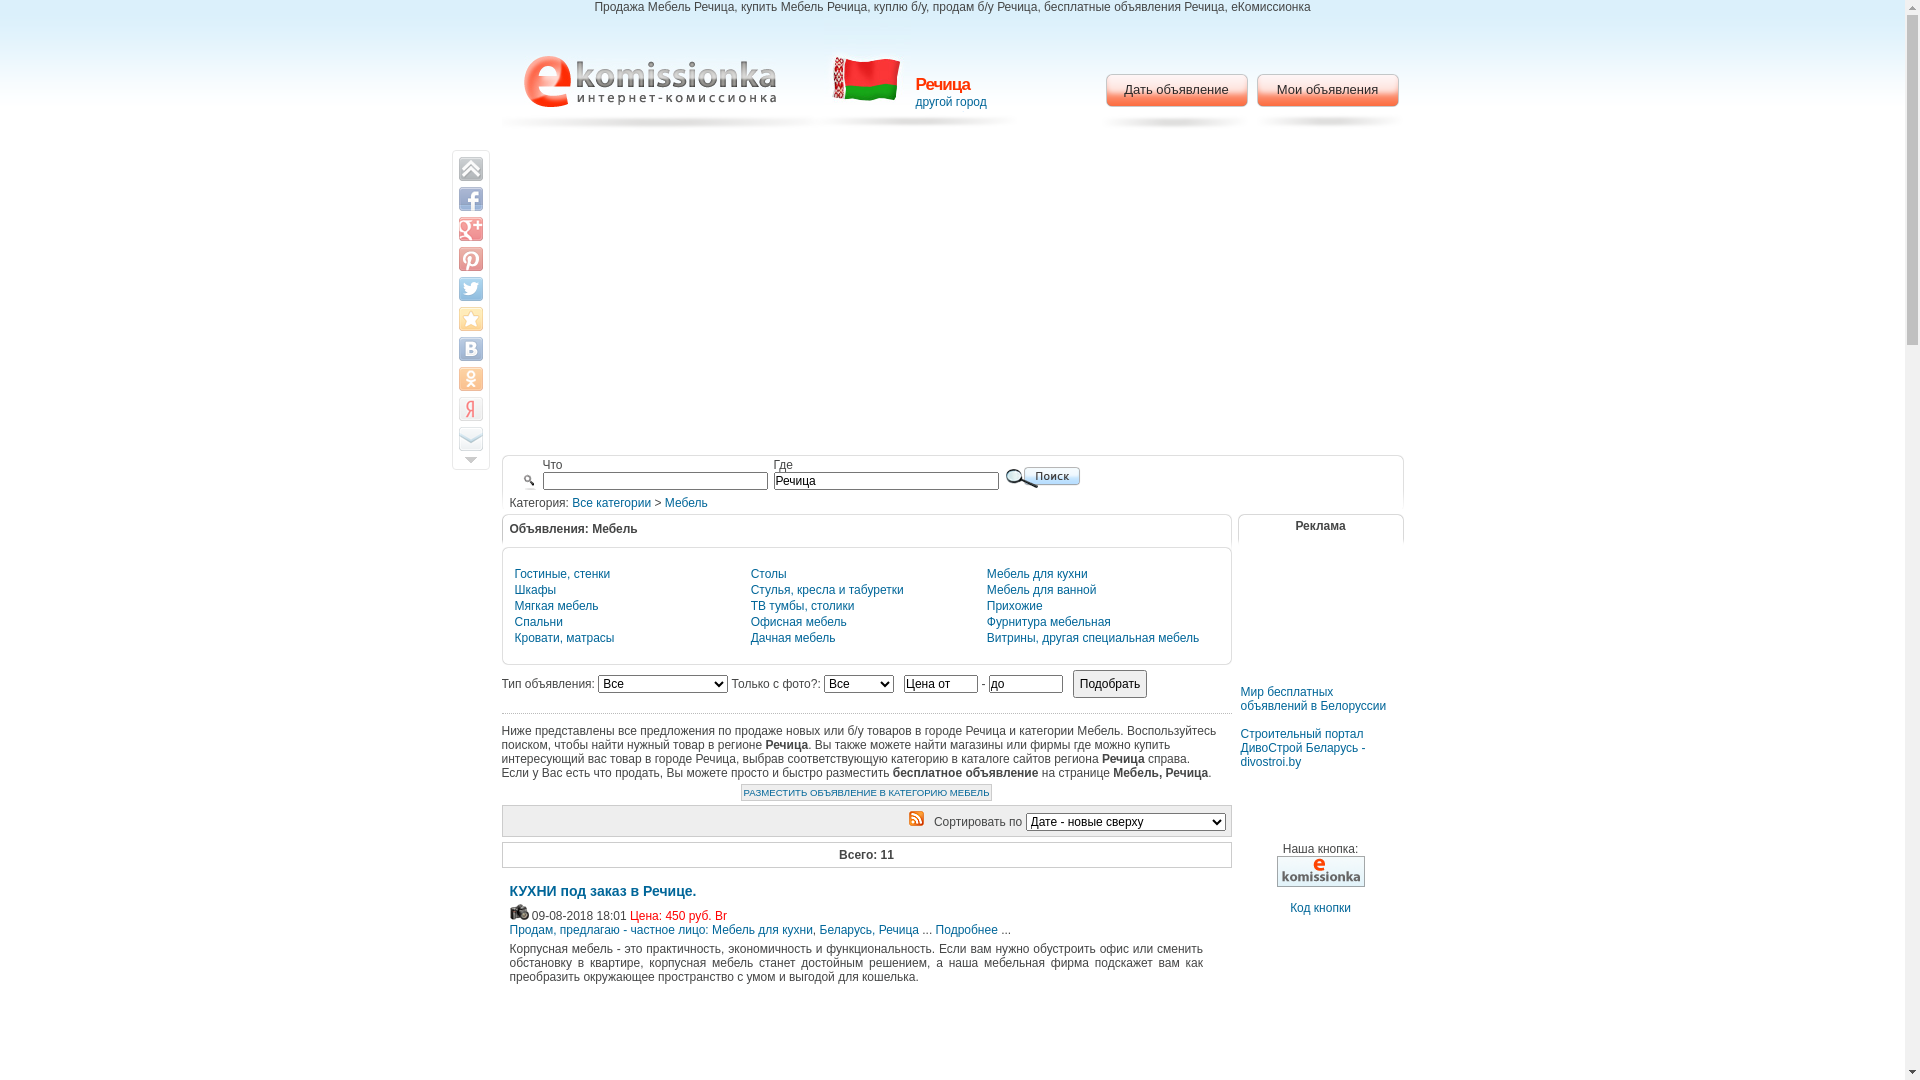 The image size is (1920, 1080). What do you see at coordinates (469, 289) in the screenshot?
I see `'Share on Twitter'` at bounding box center [469, 289].